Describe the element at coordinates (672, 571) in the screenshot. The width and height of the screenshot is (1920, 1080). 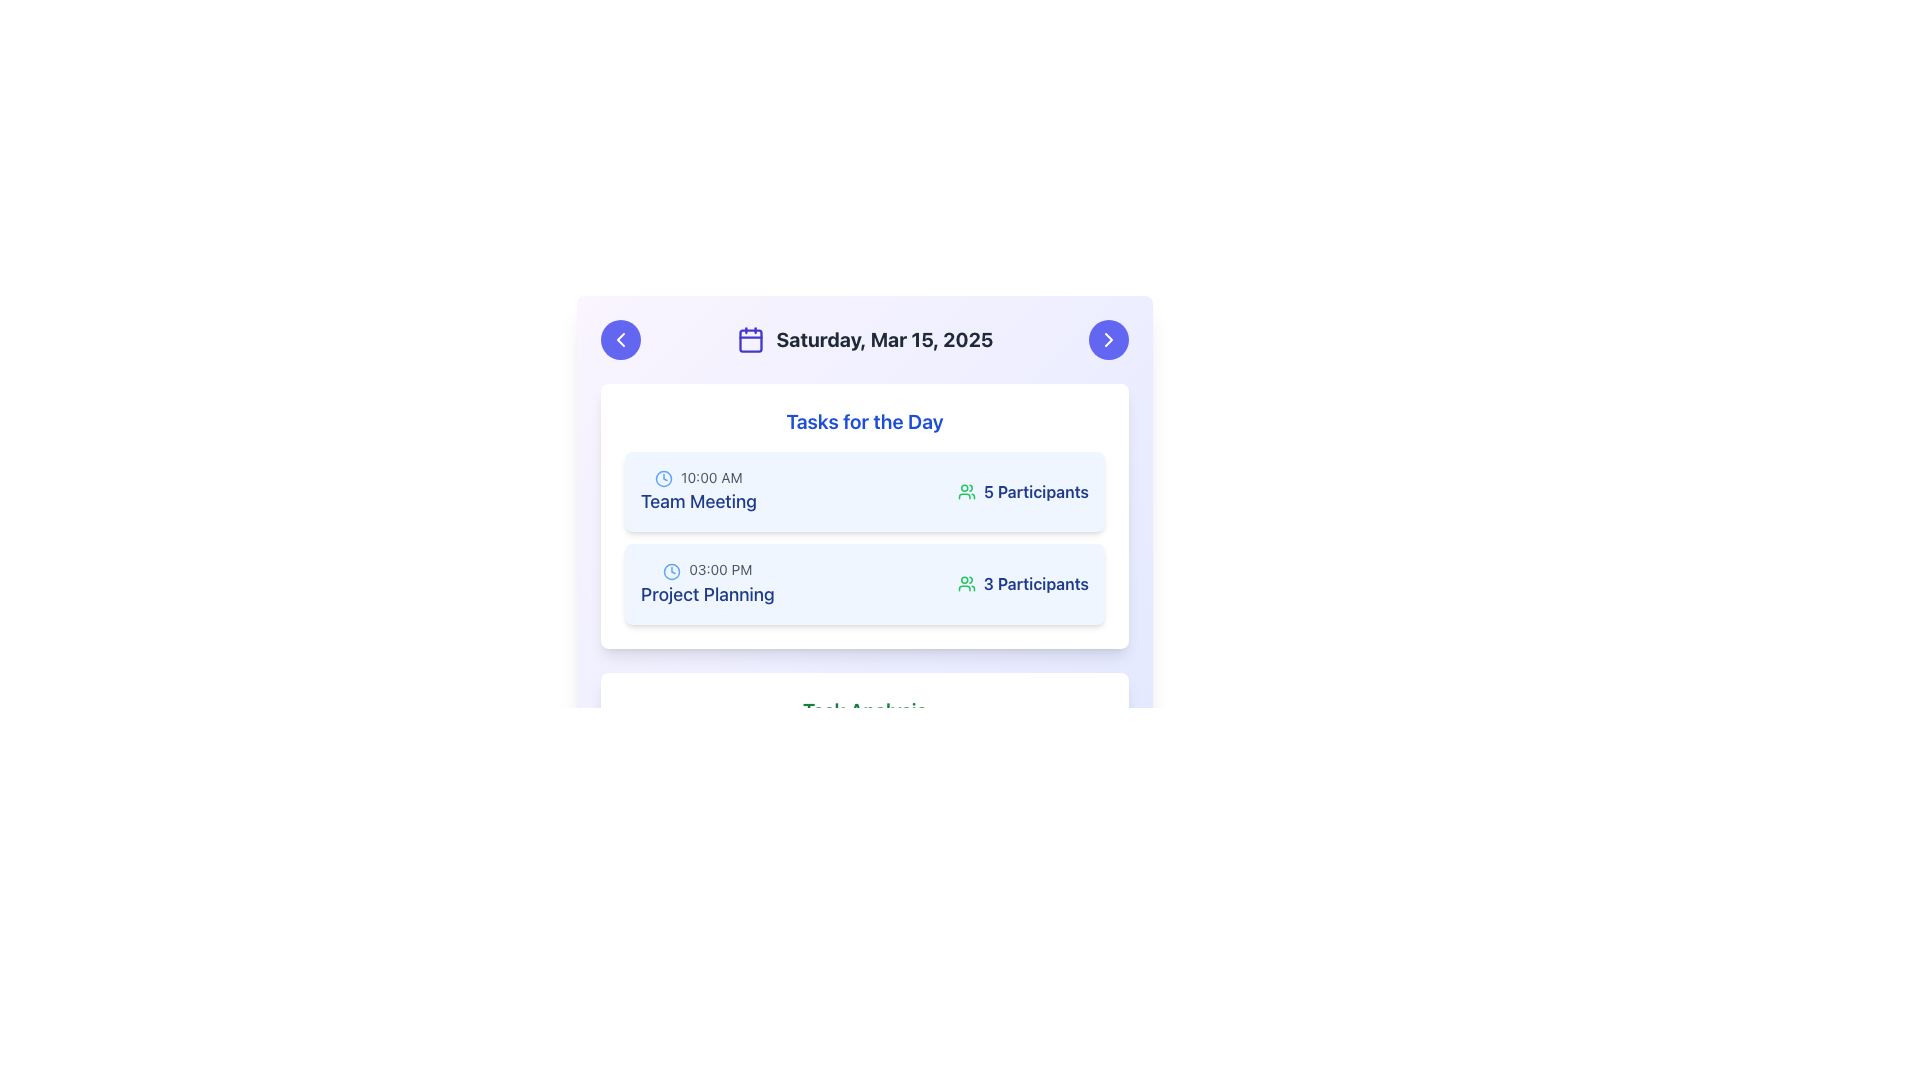
I see `the blue clock icon located to the left of the '03:00 PM' text, which is part of the second list item for the day's tasks` at that location.